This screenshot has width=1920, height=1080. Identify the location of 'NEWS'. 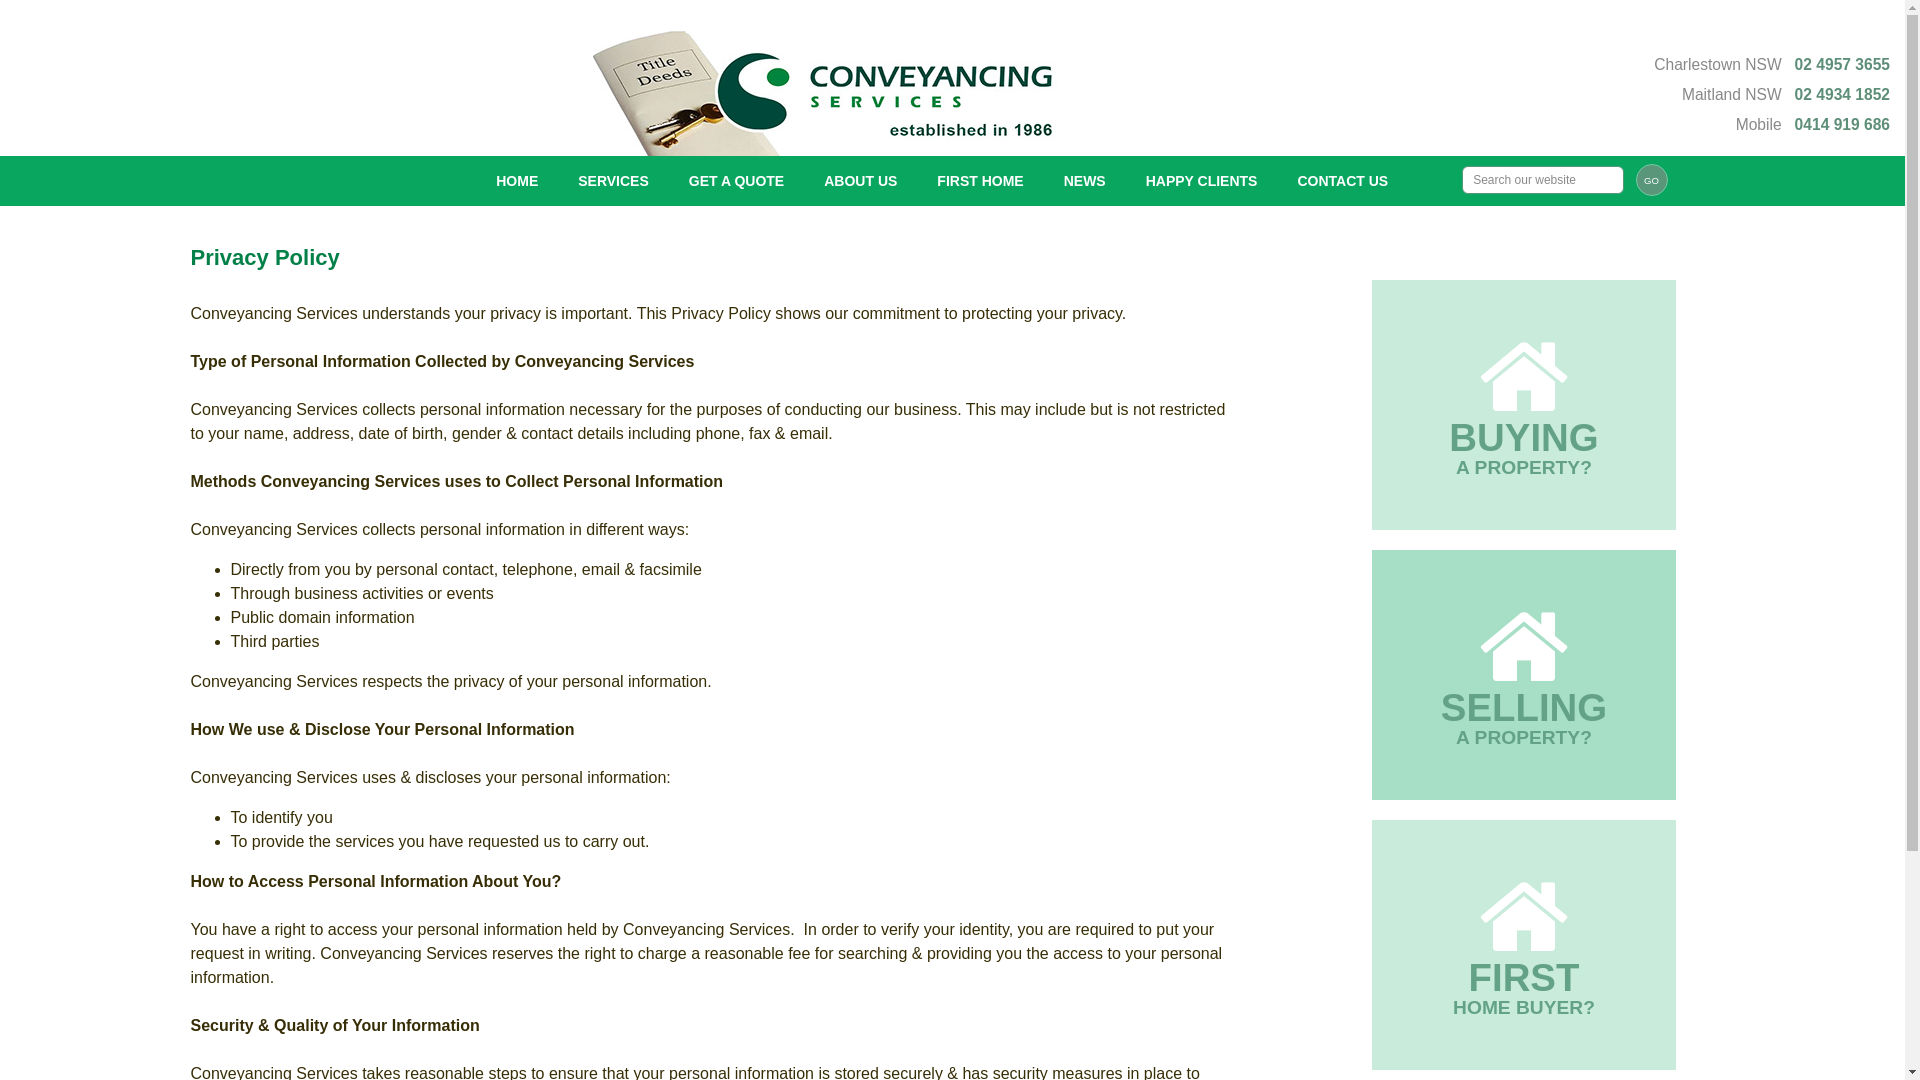
(1042, 181).